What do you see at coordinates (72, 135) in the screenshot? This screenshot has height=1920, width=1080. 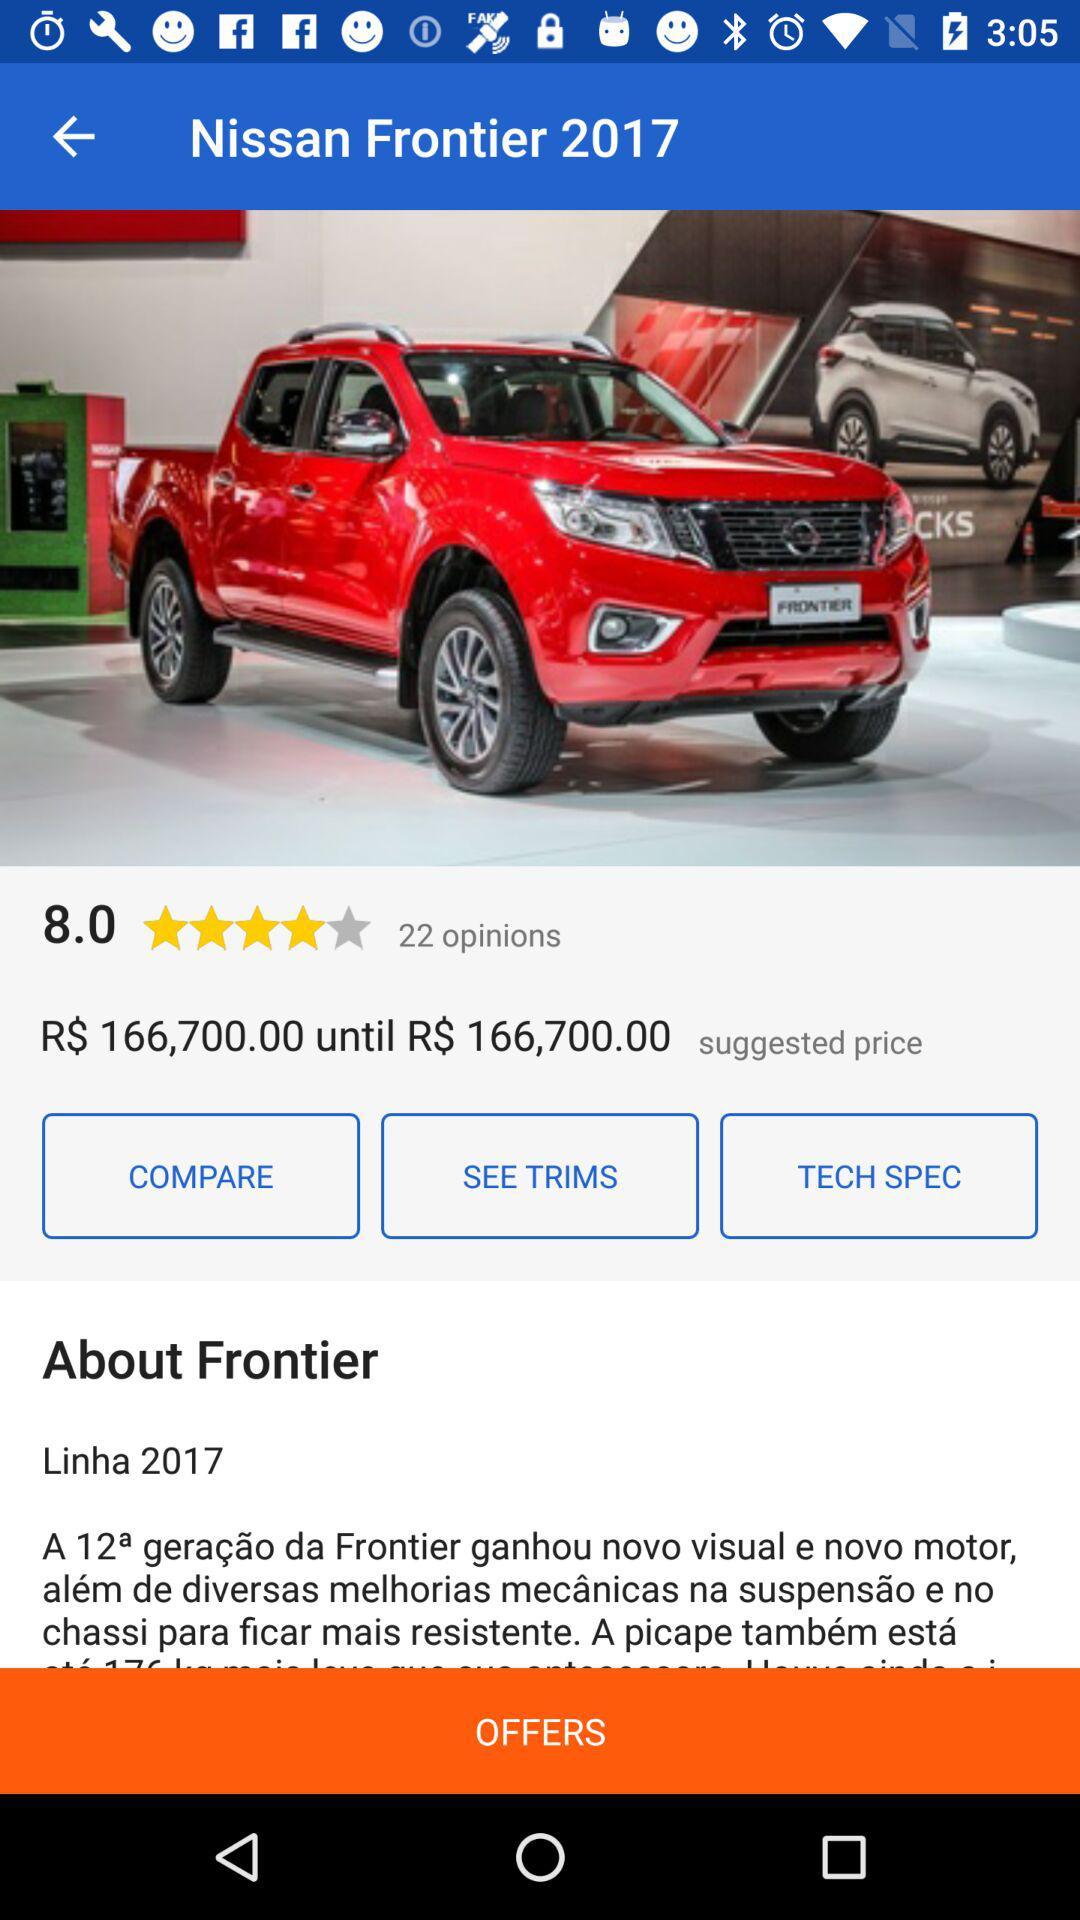 I see `item next to nissan frontier 2017 item` at bounding box center [72, 135].